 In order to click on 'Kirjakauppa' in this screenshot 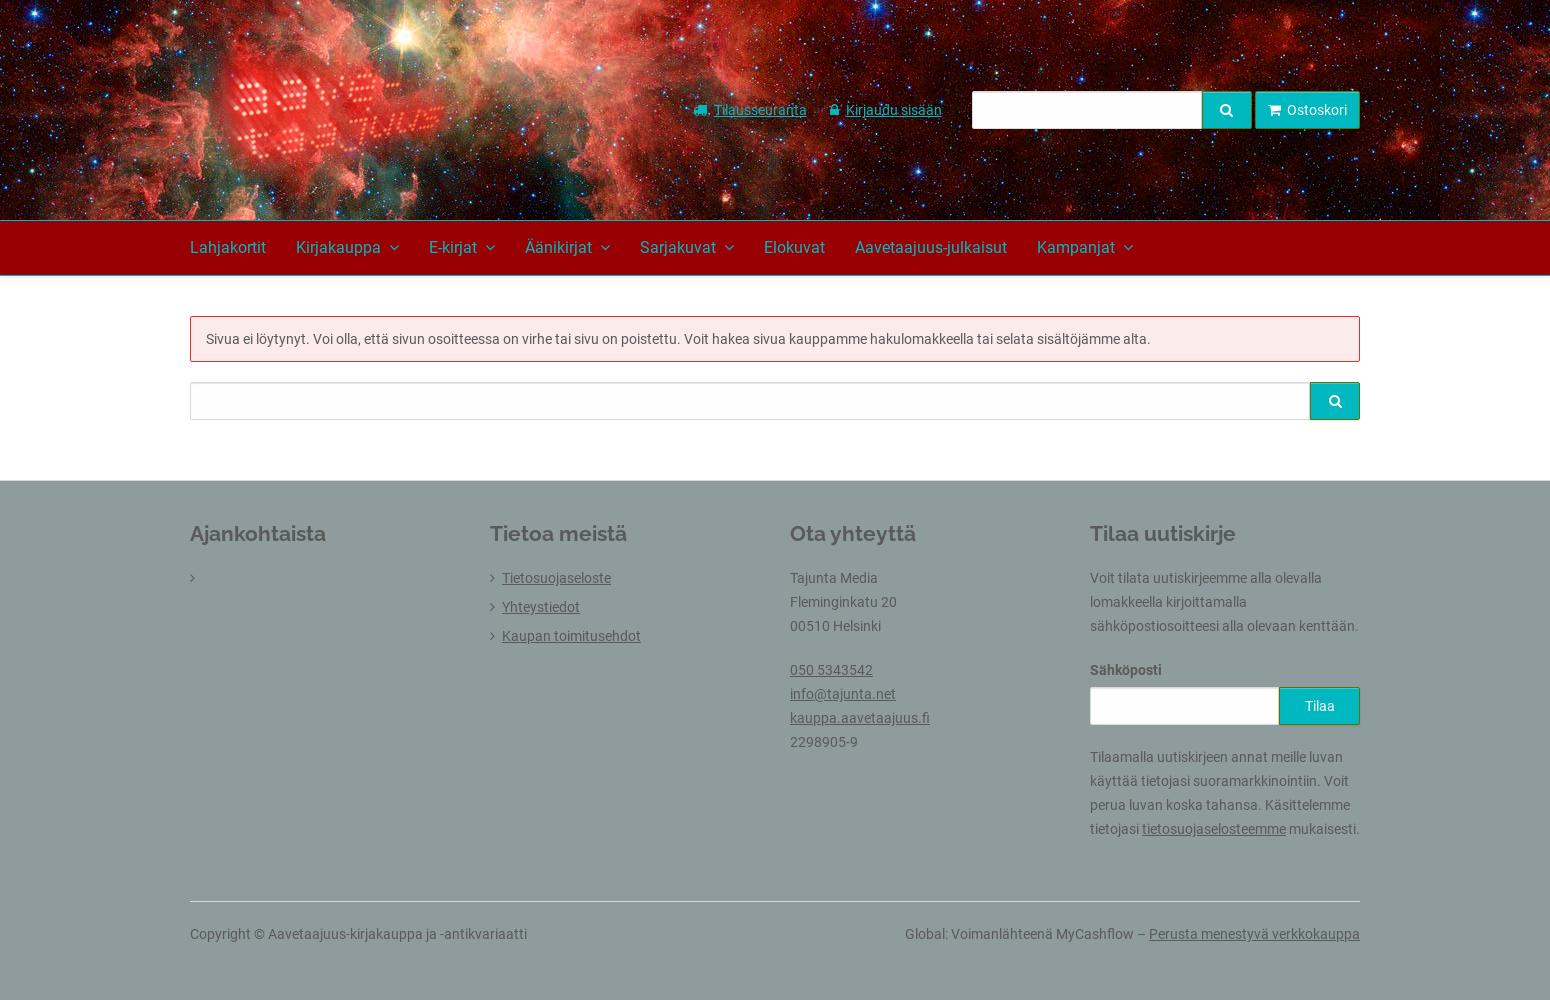, I will do `click(337, 246)`.